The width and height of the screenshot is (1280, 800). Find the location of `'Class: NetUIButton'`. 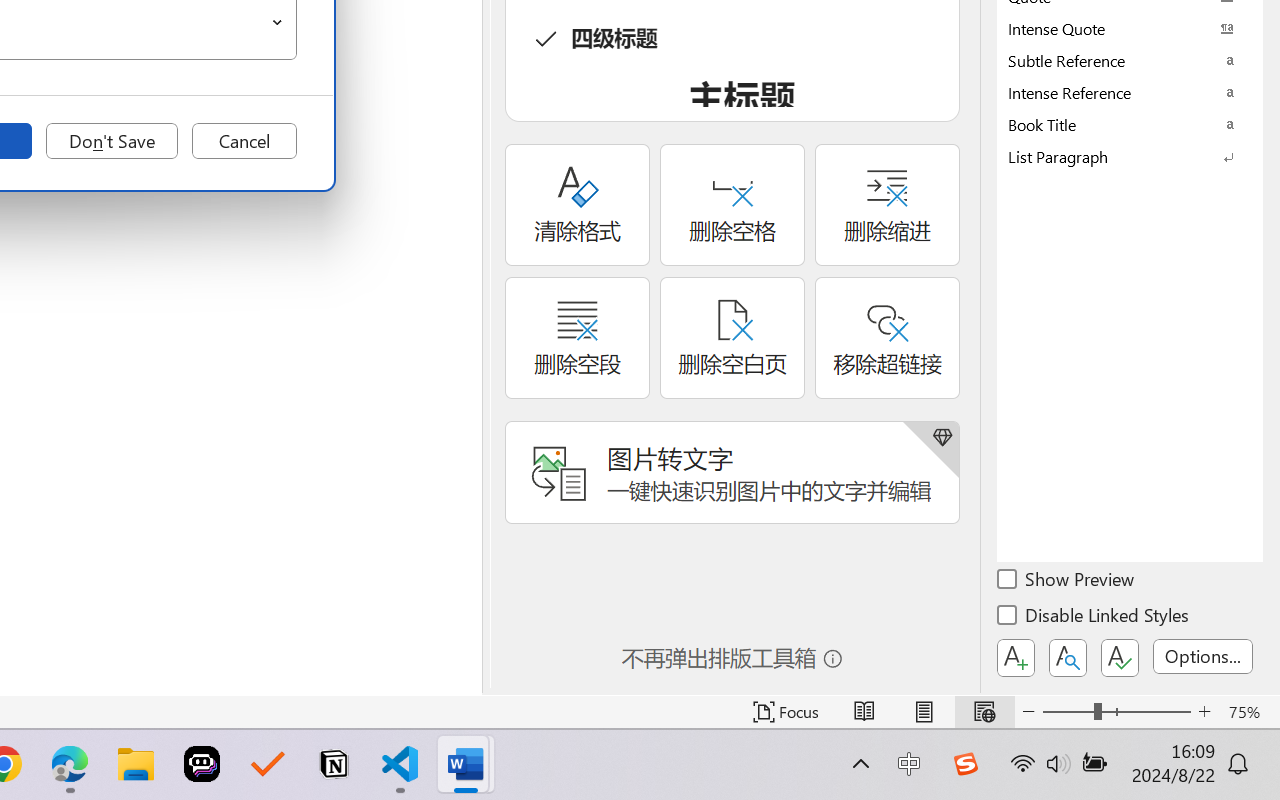

'Class: NetUIButton' is located at coordinates (1120, 657).